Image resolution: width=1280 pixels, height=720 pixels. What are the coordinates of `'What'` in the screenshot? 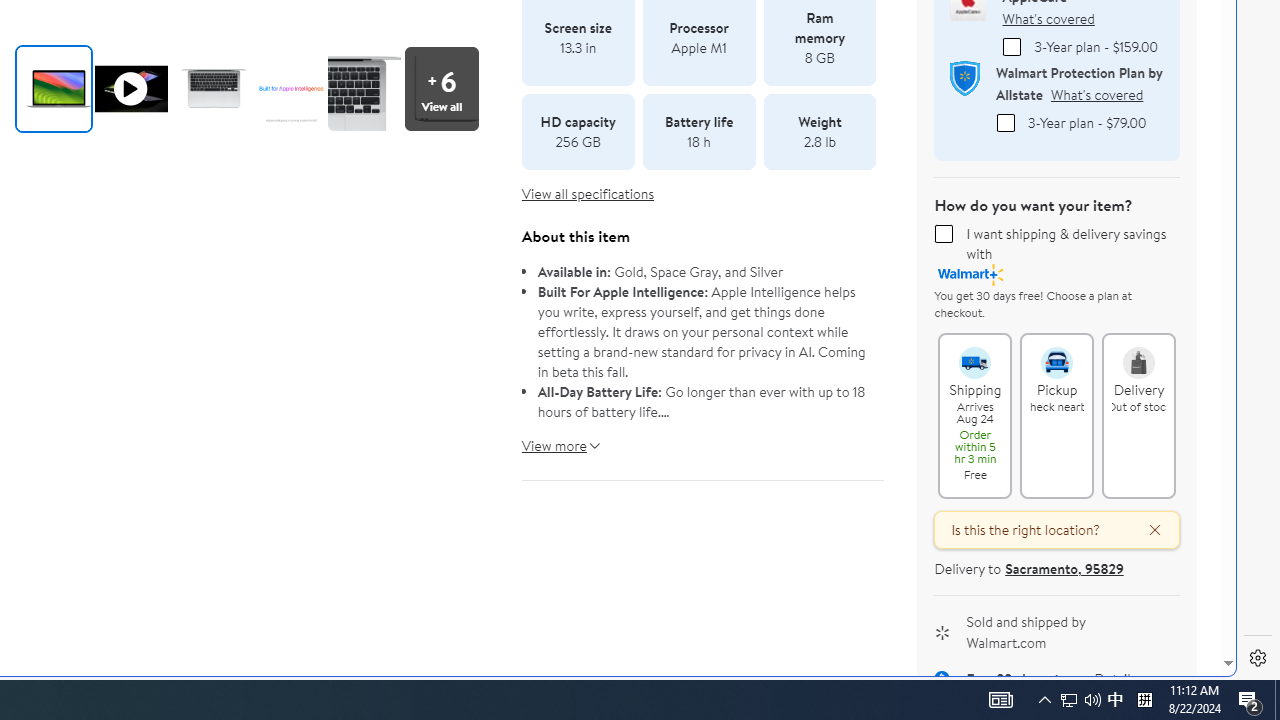 It's located at (1095, 95).